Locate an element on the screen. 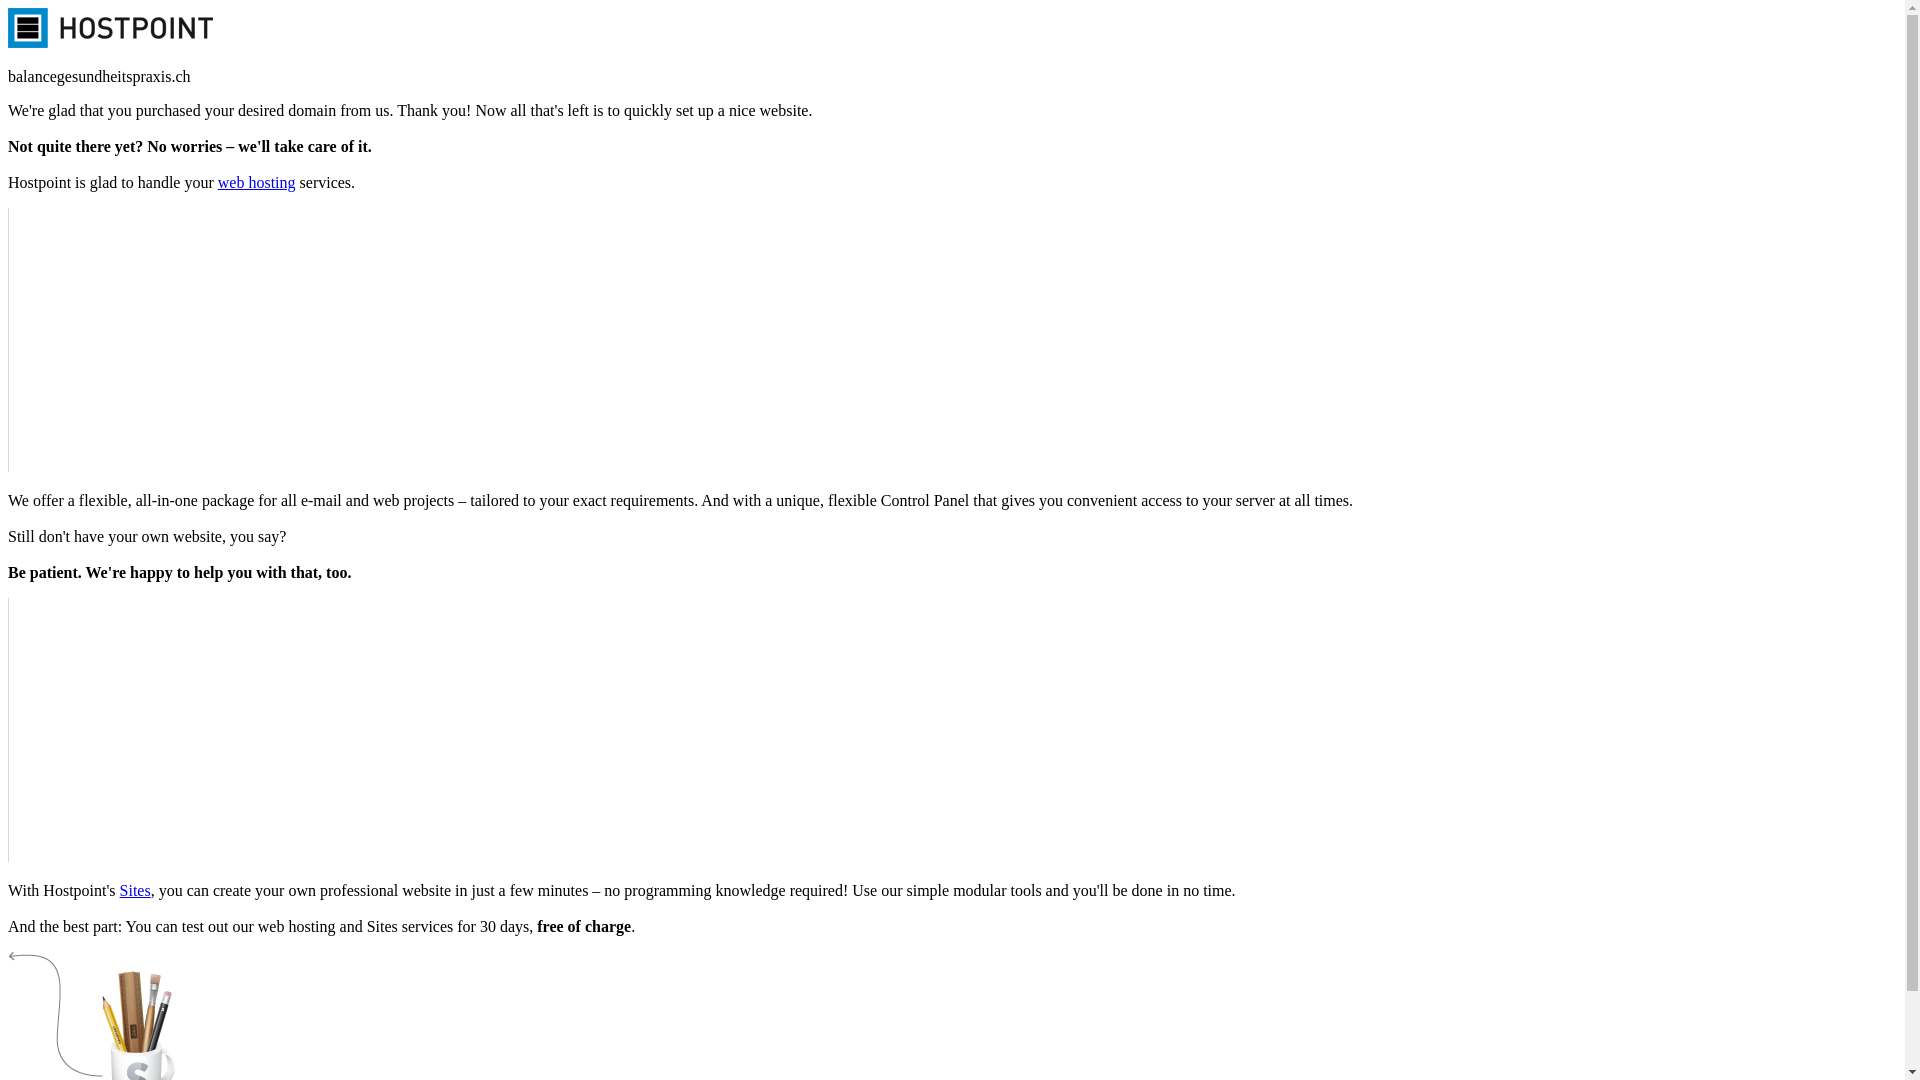  'web hosting' is located at coordinates (256, 182).